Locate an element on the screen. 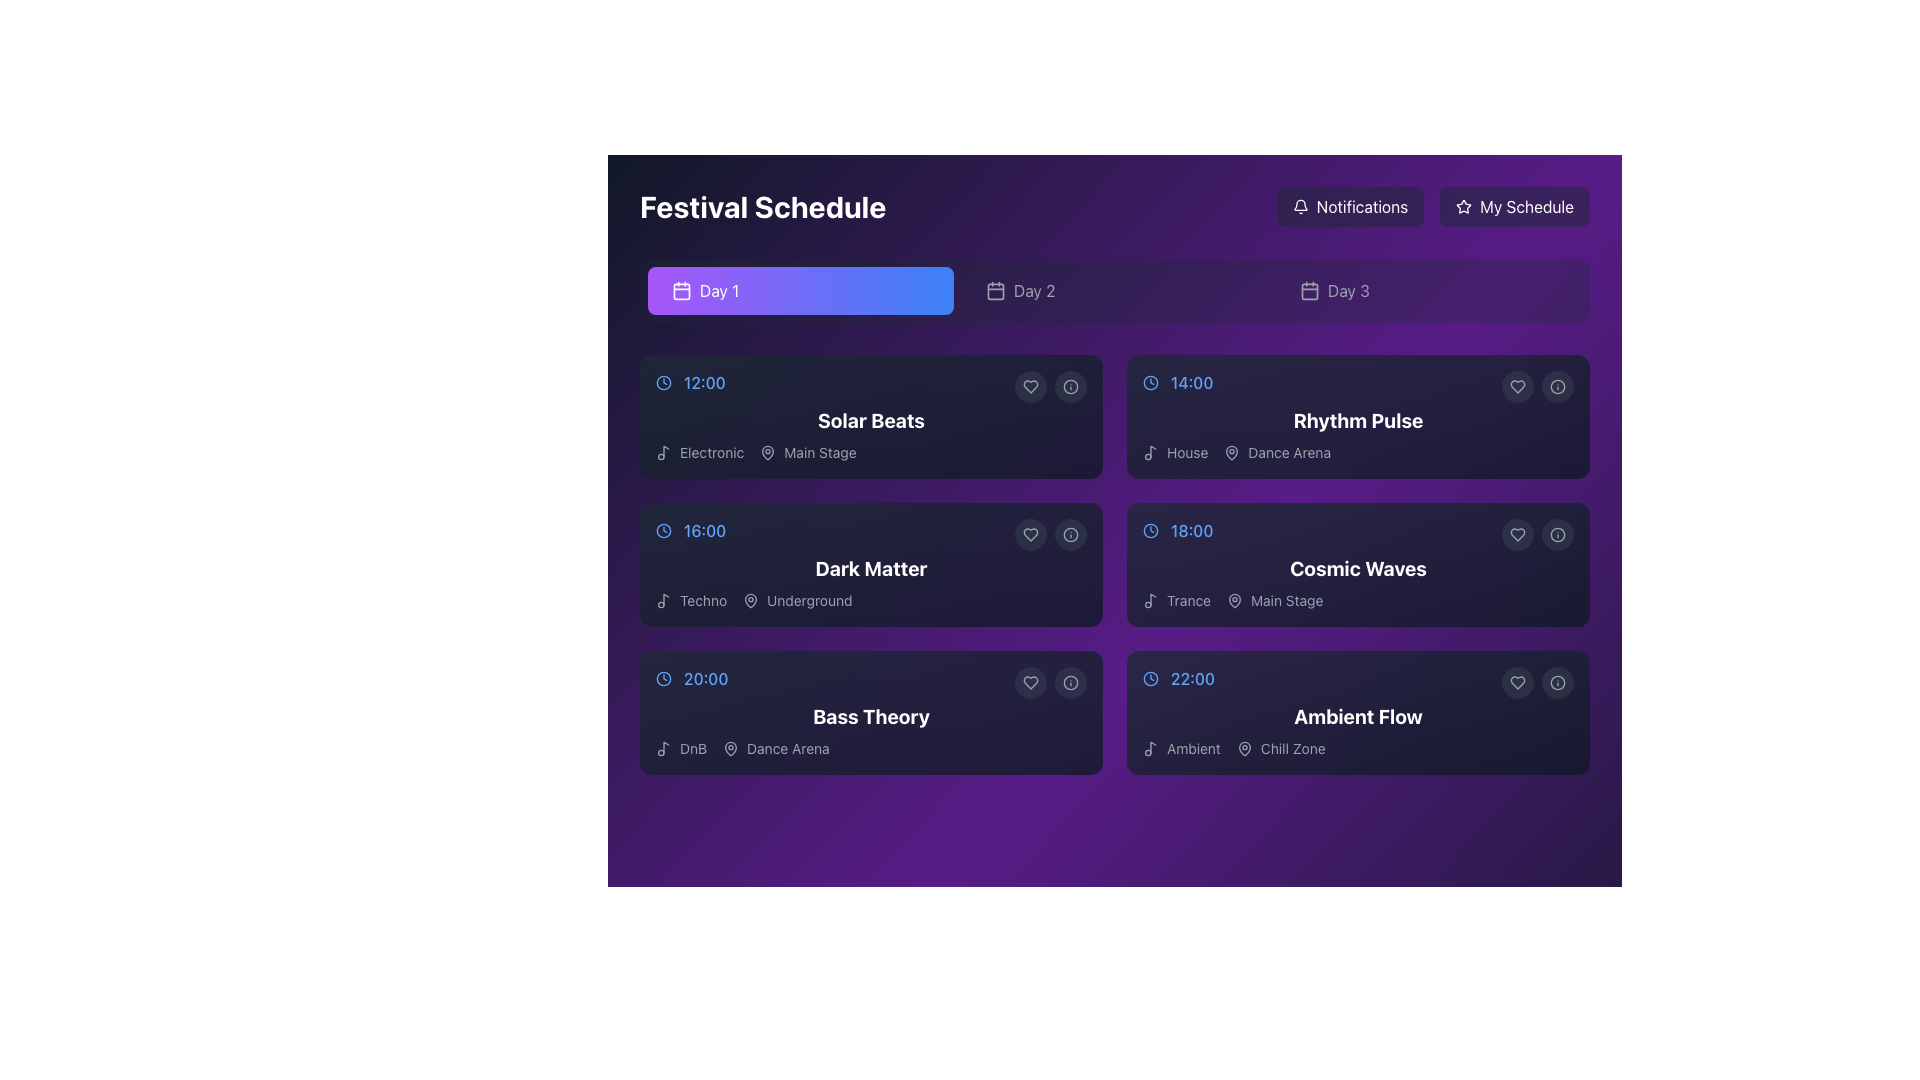 The image size is (1920, 1080). the text label displaying 'Techno' which is positioned under the 'Dark Matter' event box and adjacent to a musical note icon is located at coordinates (703, 600).